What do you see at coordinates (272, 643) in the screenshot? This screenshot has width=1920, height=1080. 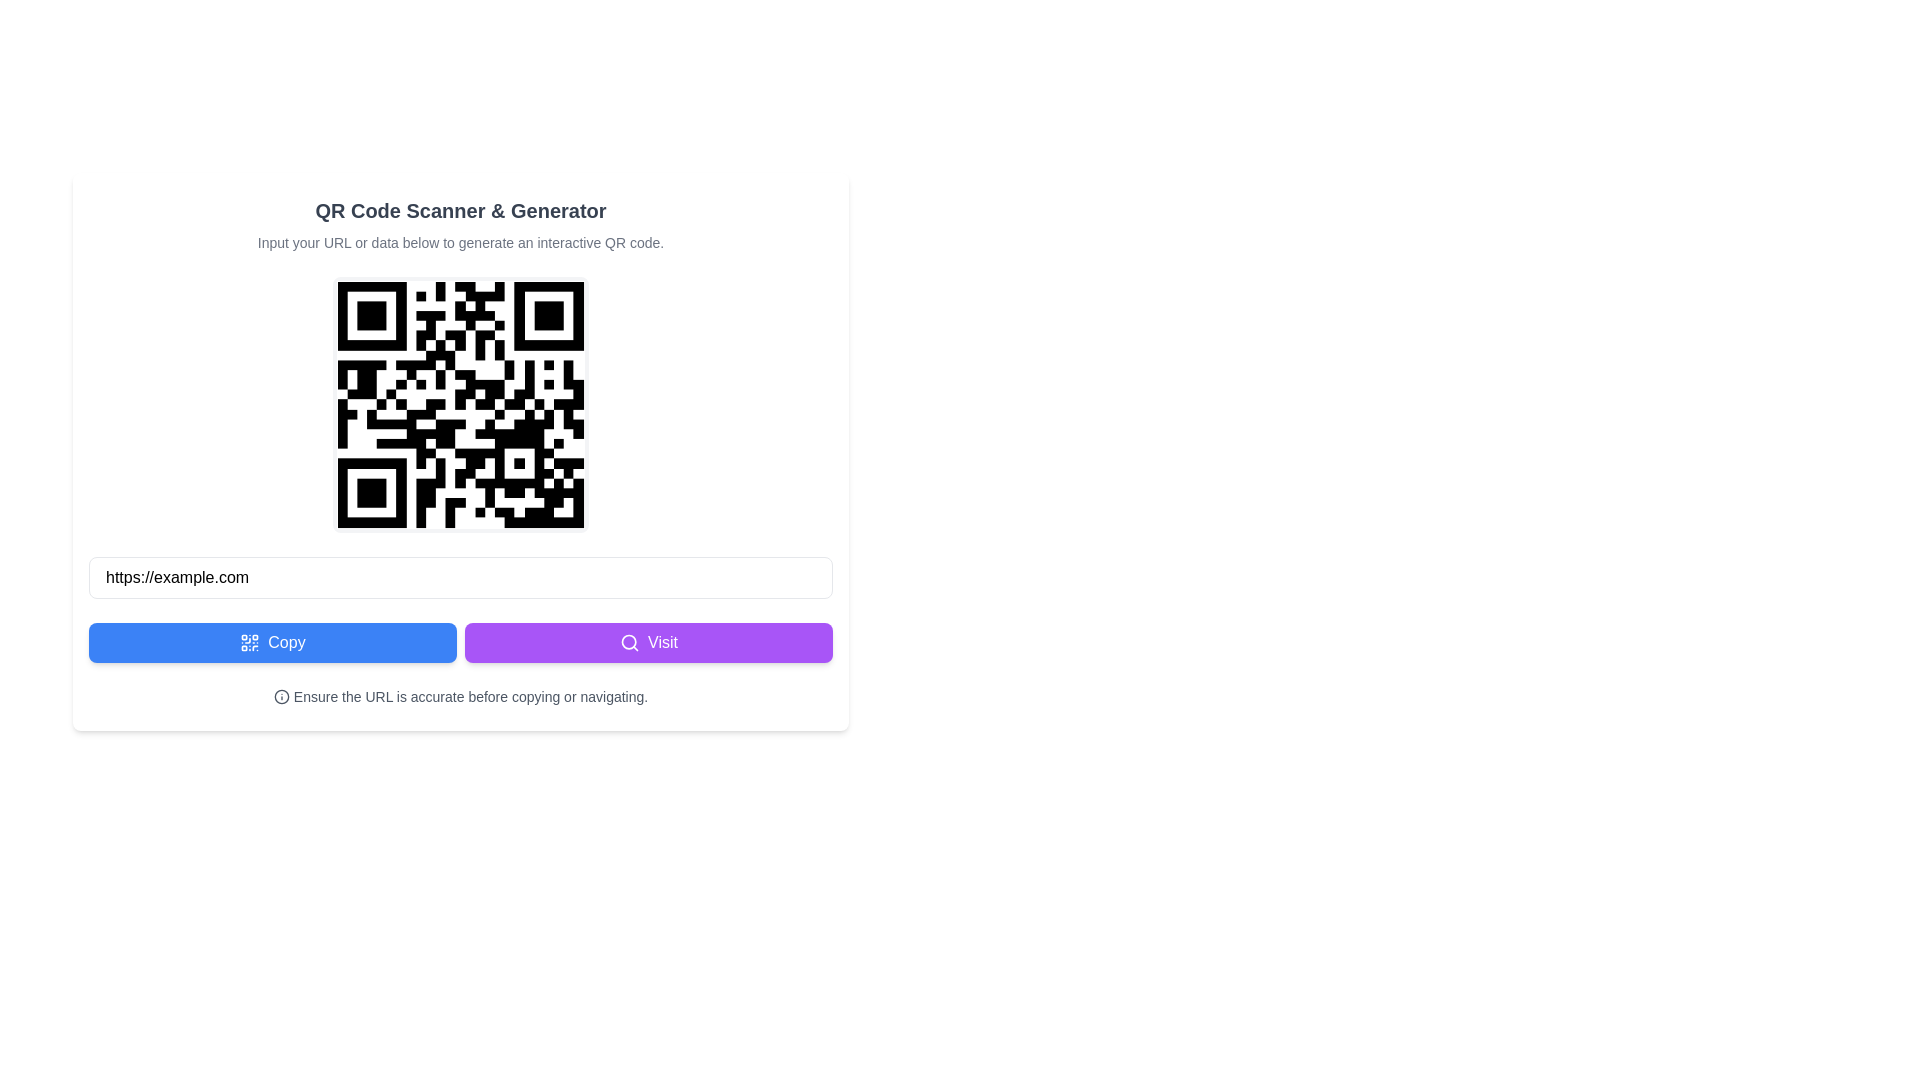 I see `the leftmost button with a blue background labeled 'Copy'` at bounding box center [272, 643].